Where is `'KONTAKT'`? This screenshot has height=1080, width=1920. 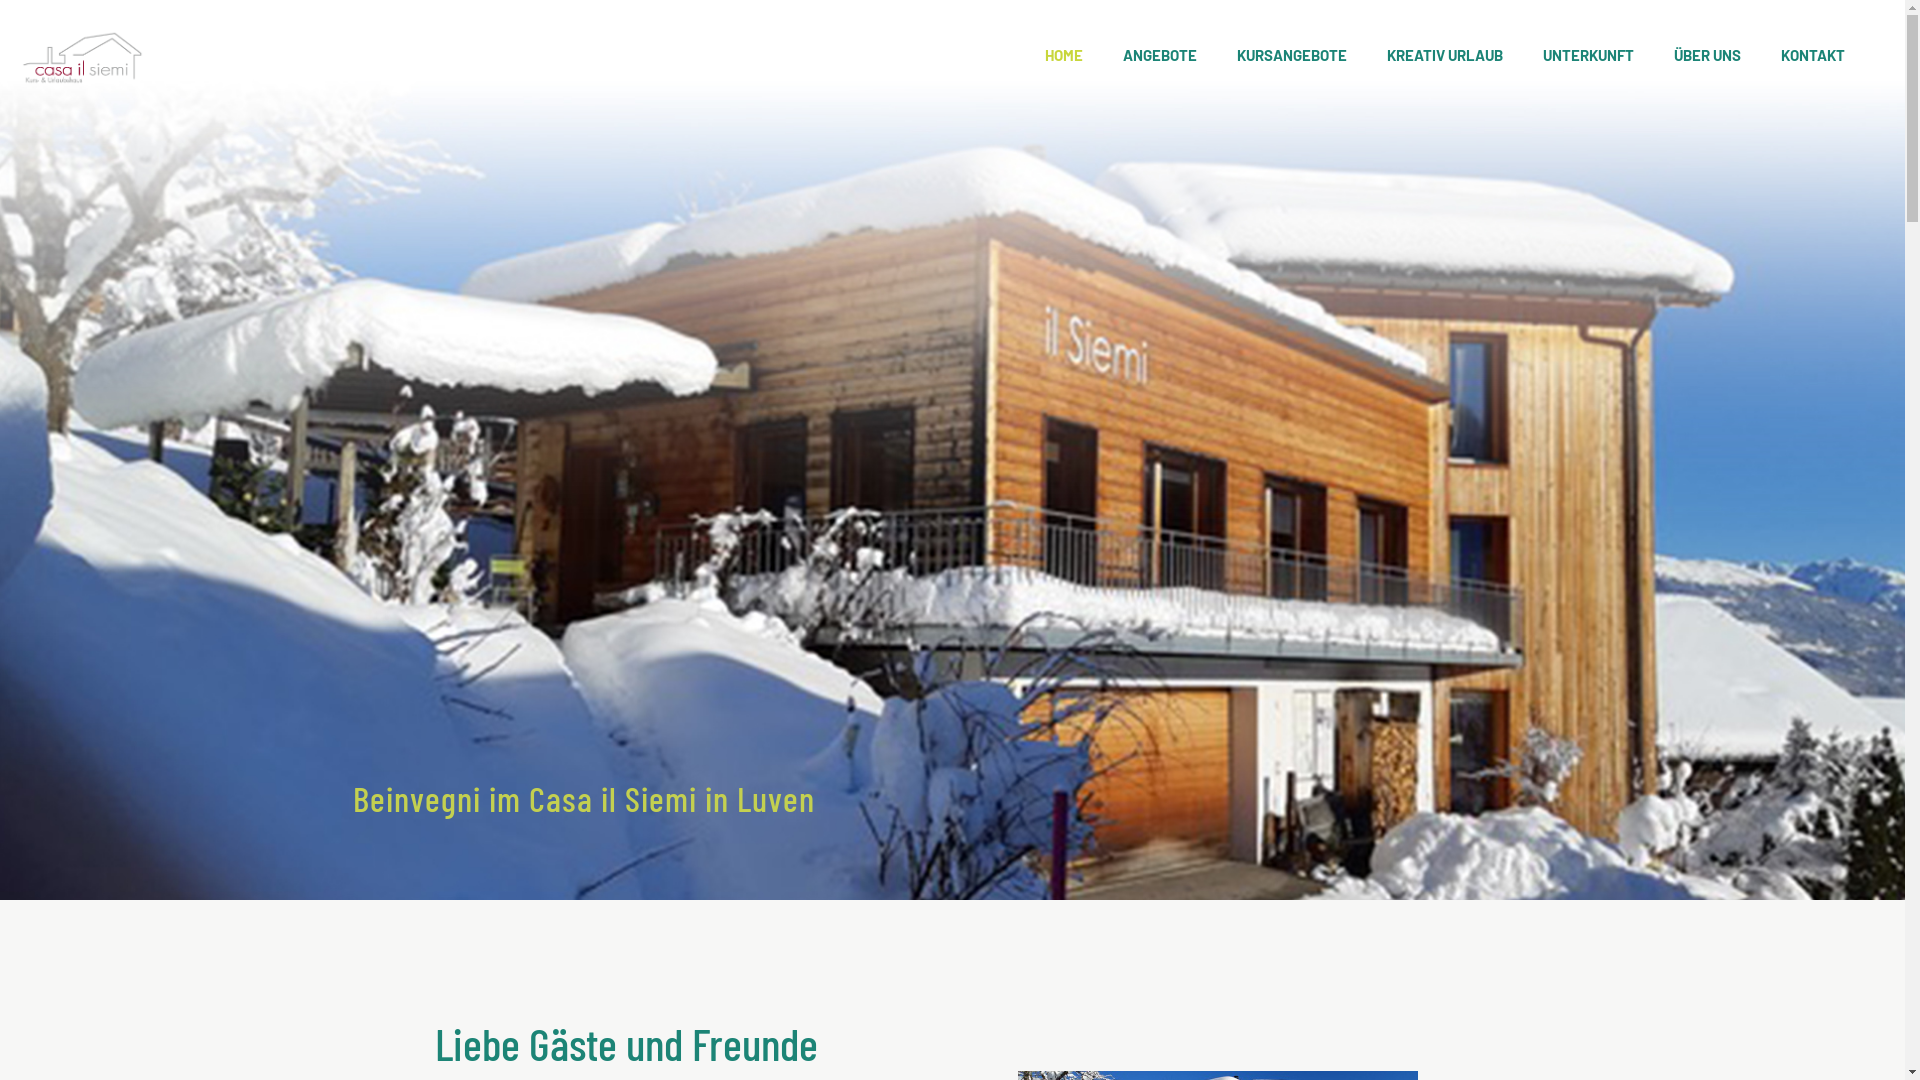 'KONTAKT' is located at coordinates (1813, 53).